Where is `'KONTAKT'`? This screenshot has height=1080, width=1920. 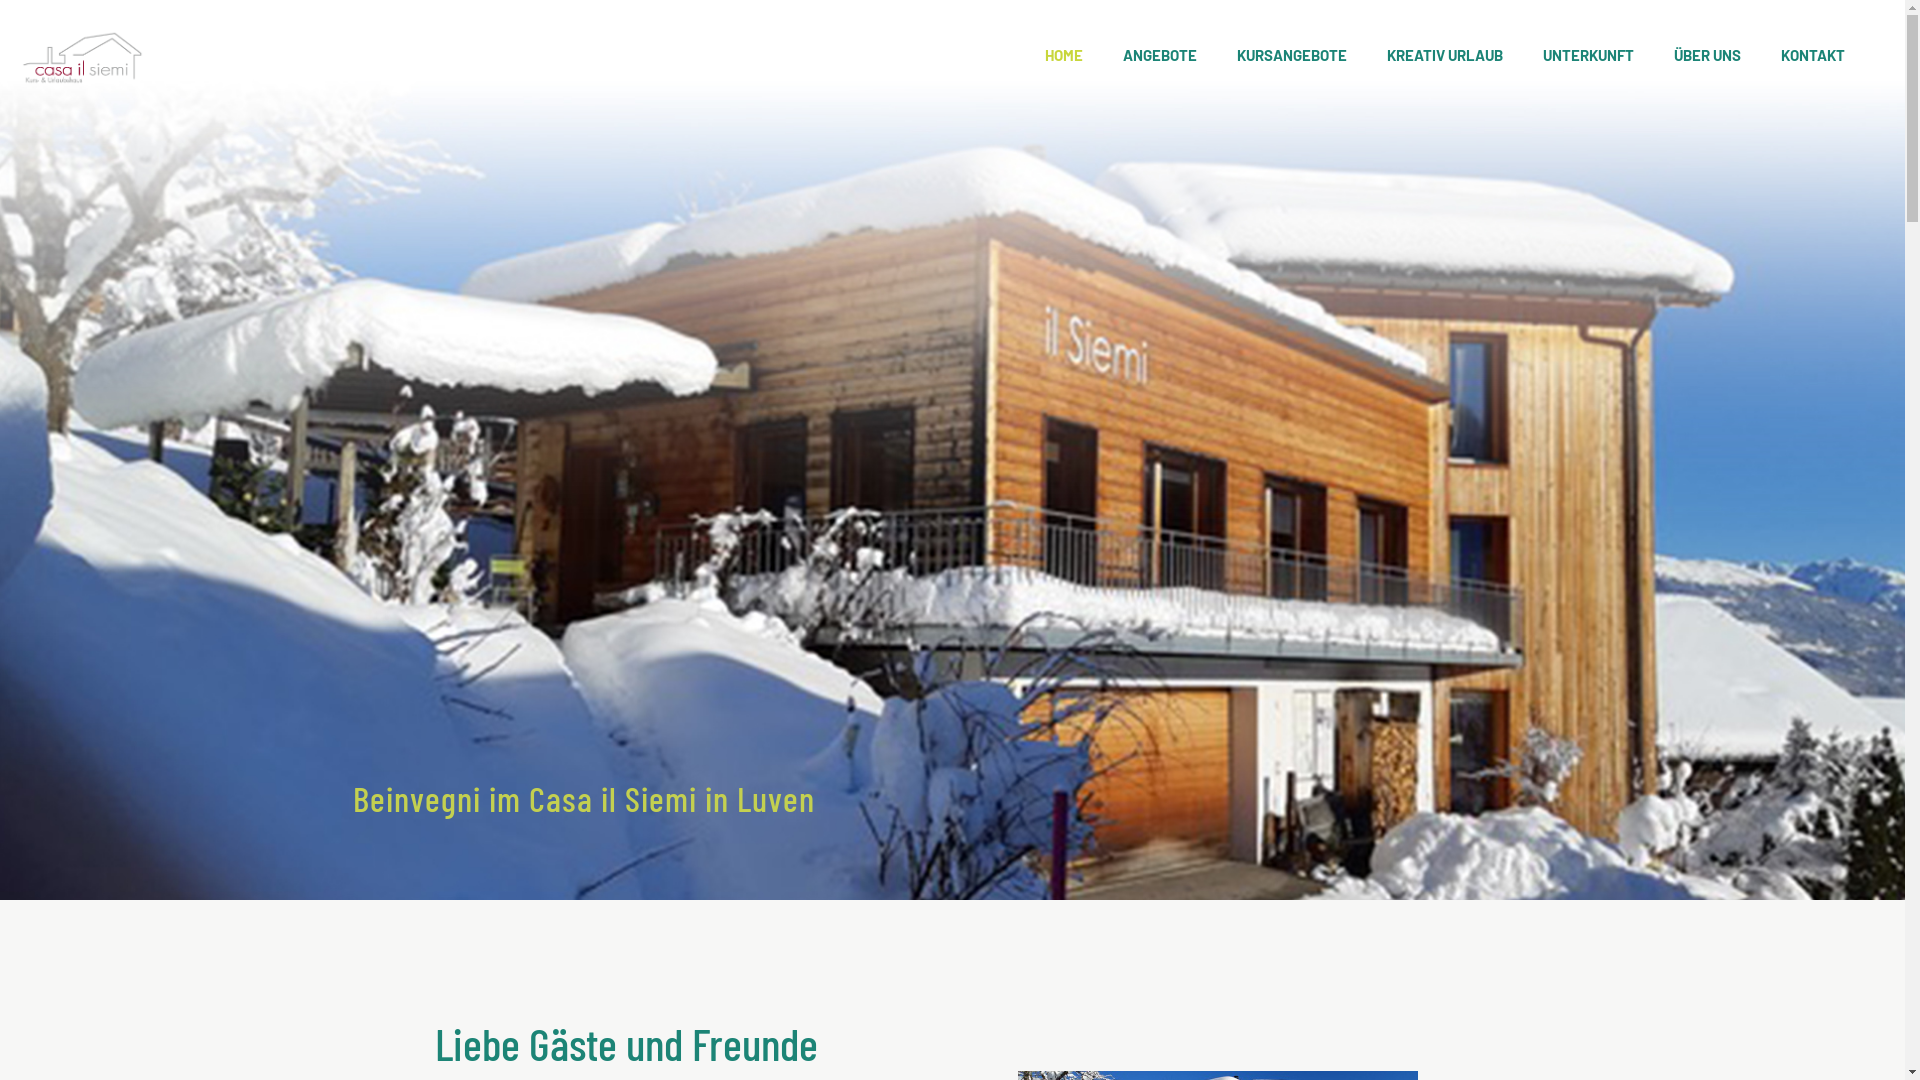 'KONTAKT' is located at coordinates (1813, 53).